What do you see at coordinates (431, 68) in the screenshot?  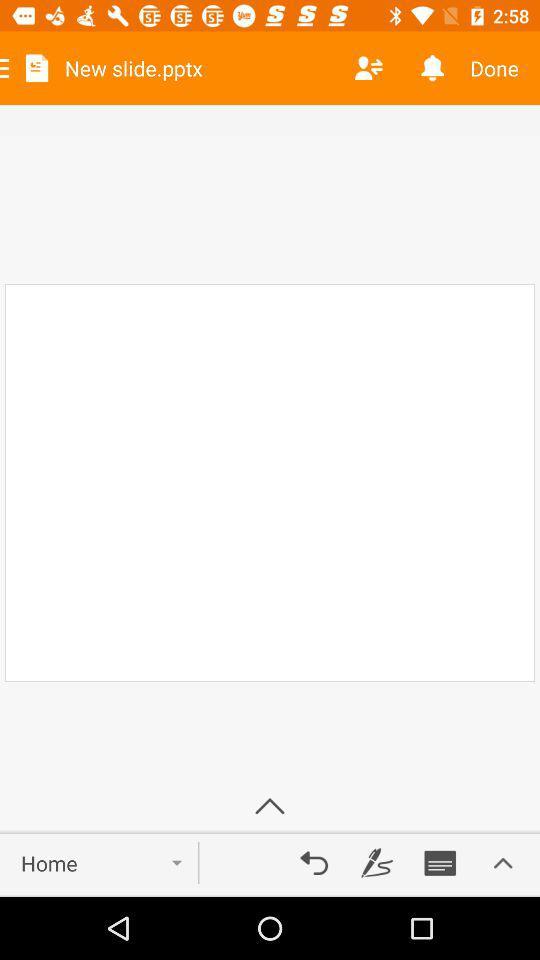 I see `the item next to done icon` at bounding box center [431, 68].